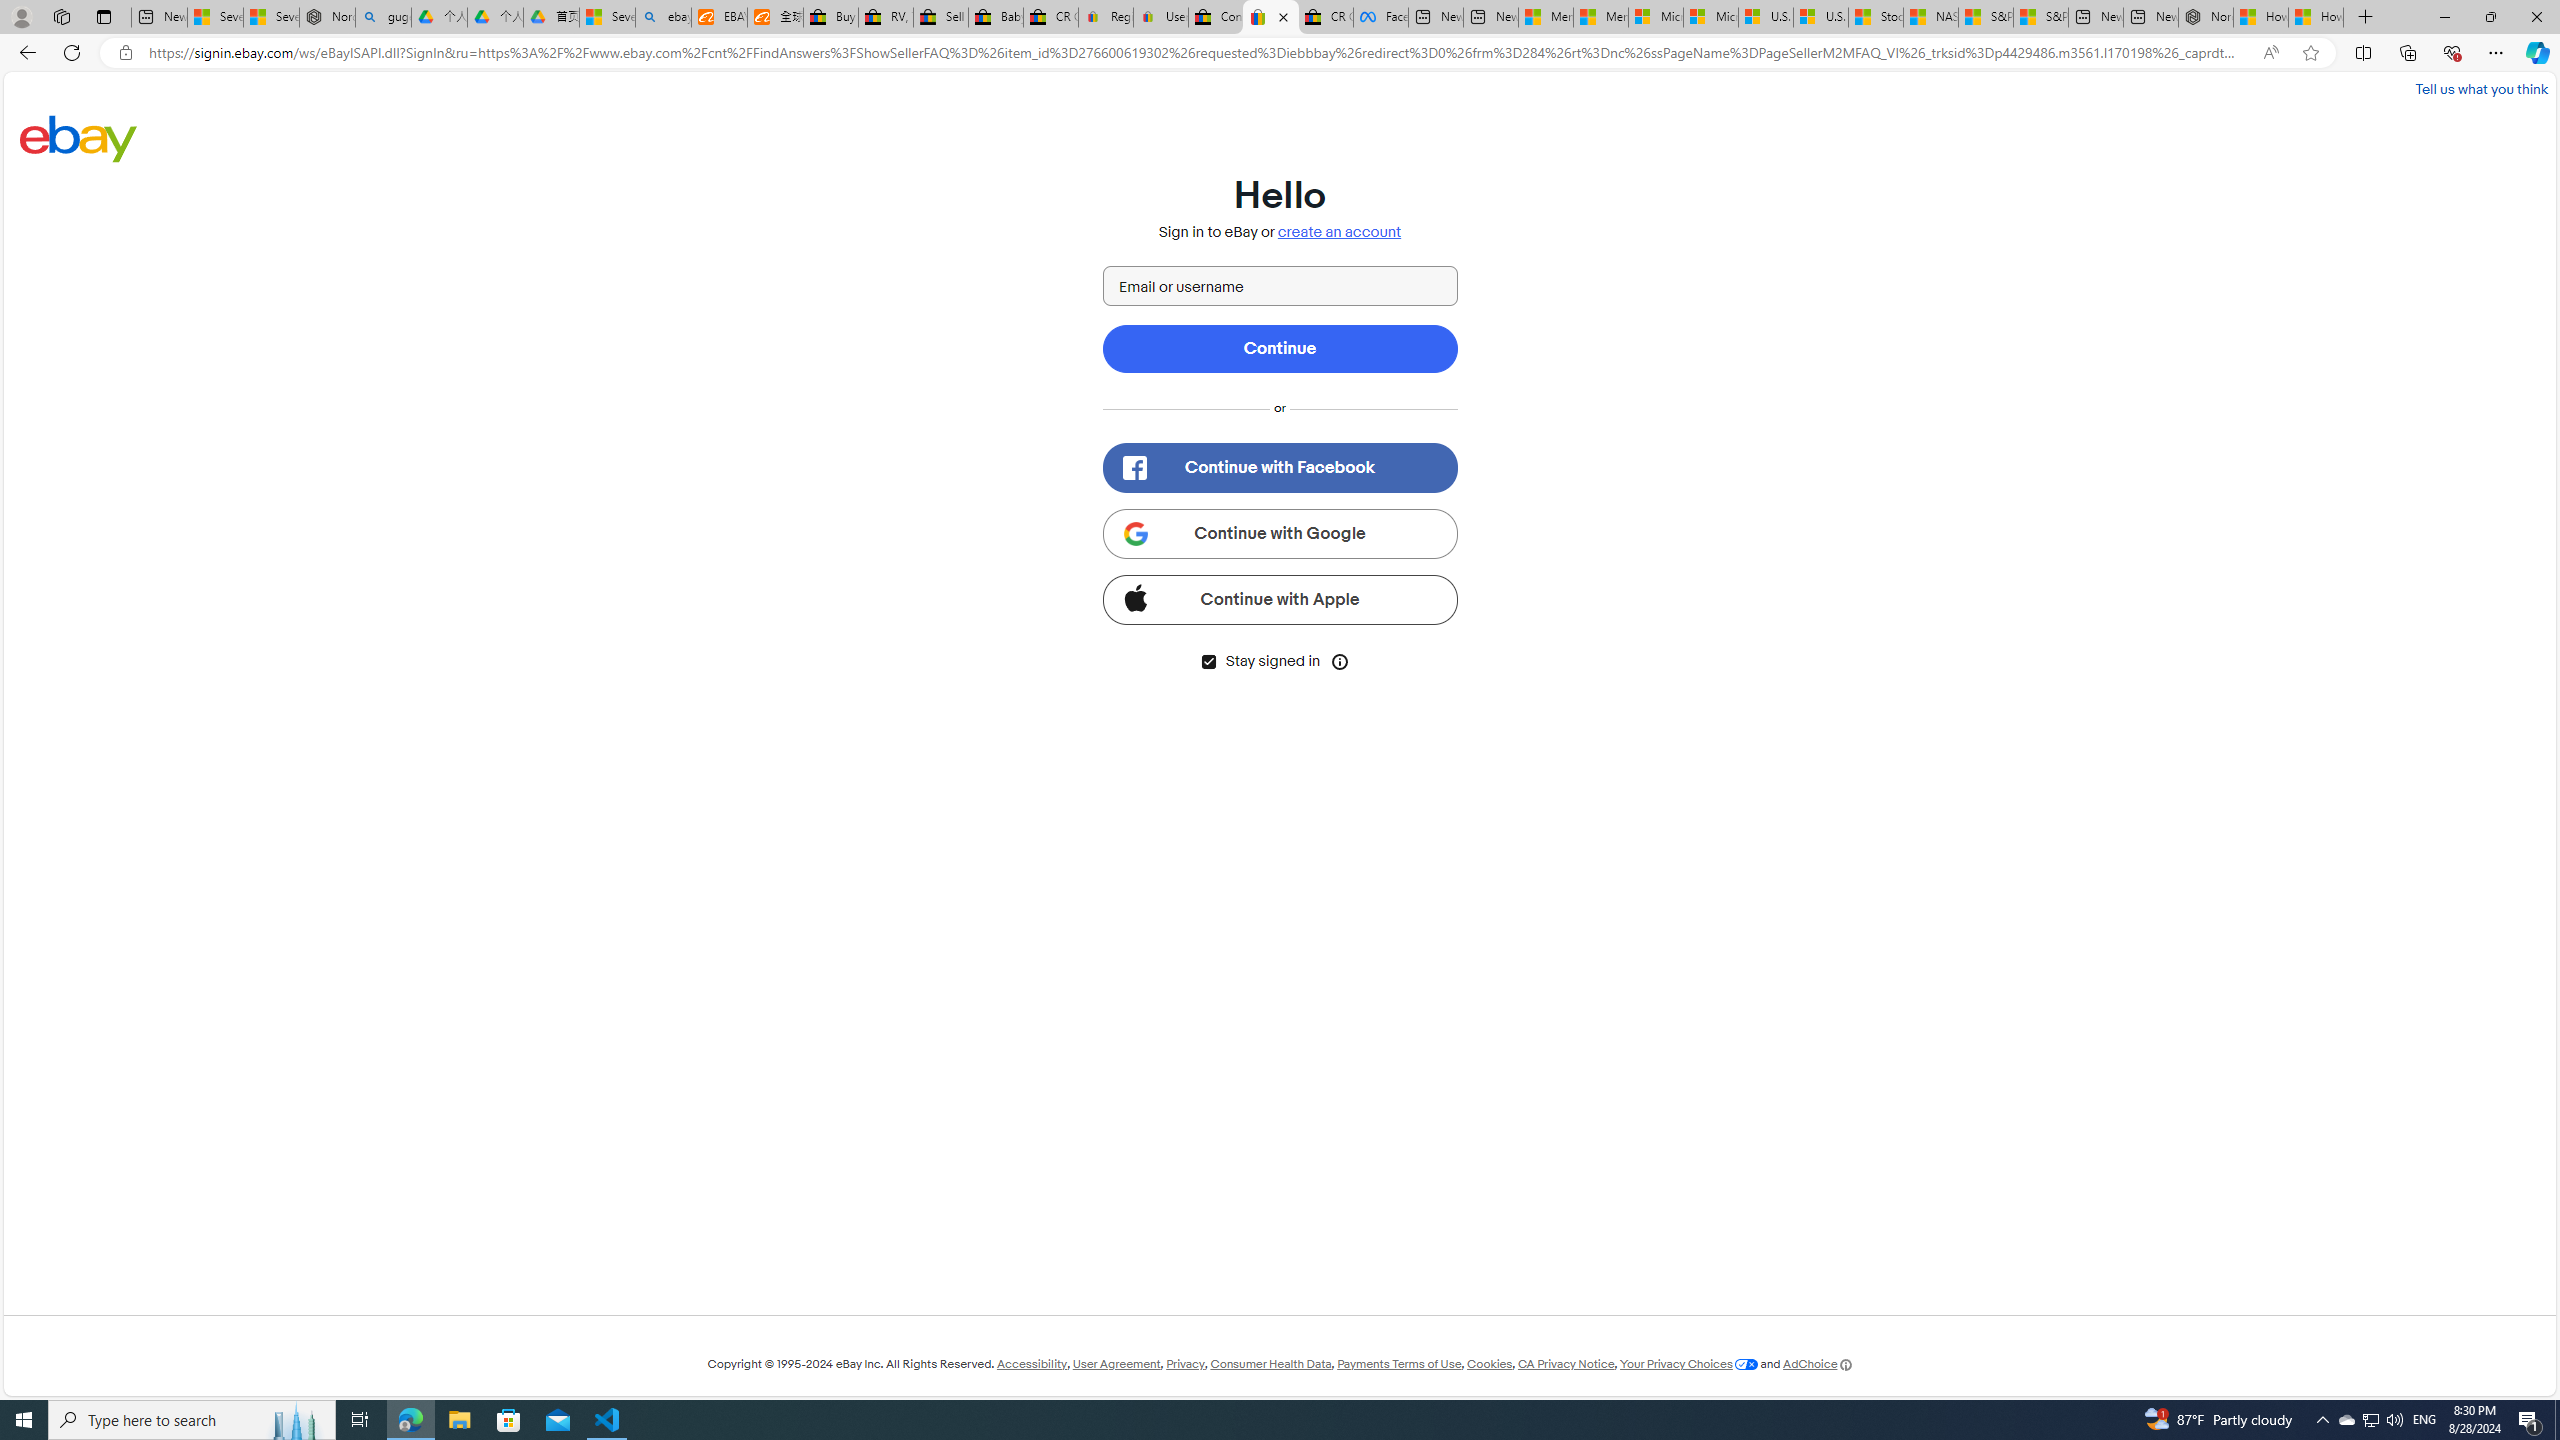  What do you see at coordinates (1159, 16) in the screenshot?
I see `'User Privacy Notice | eBay'` at bounding box center [1159, 16].